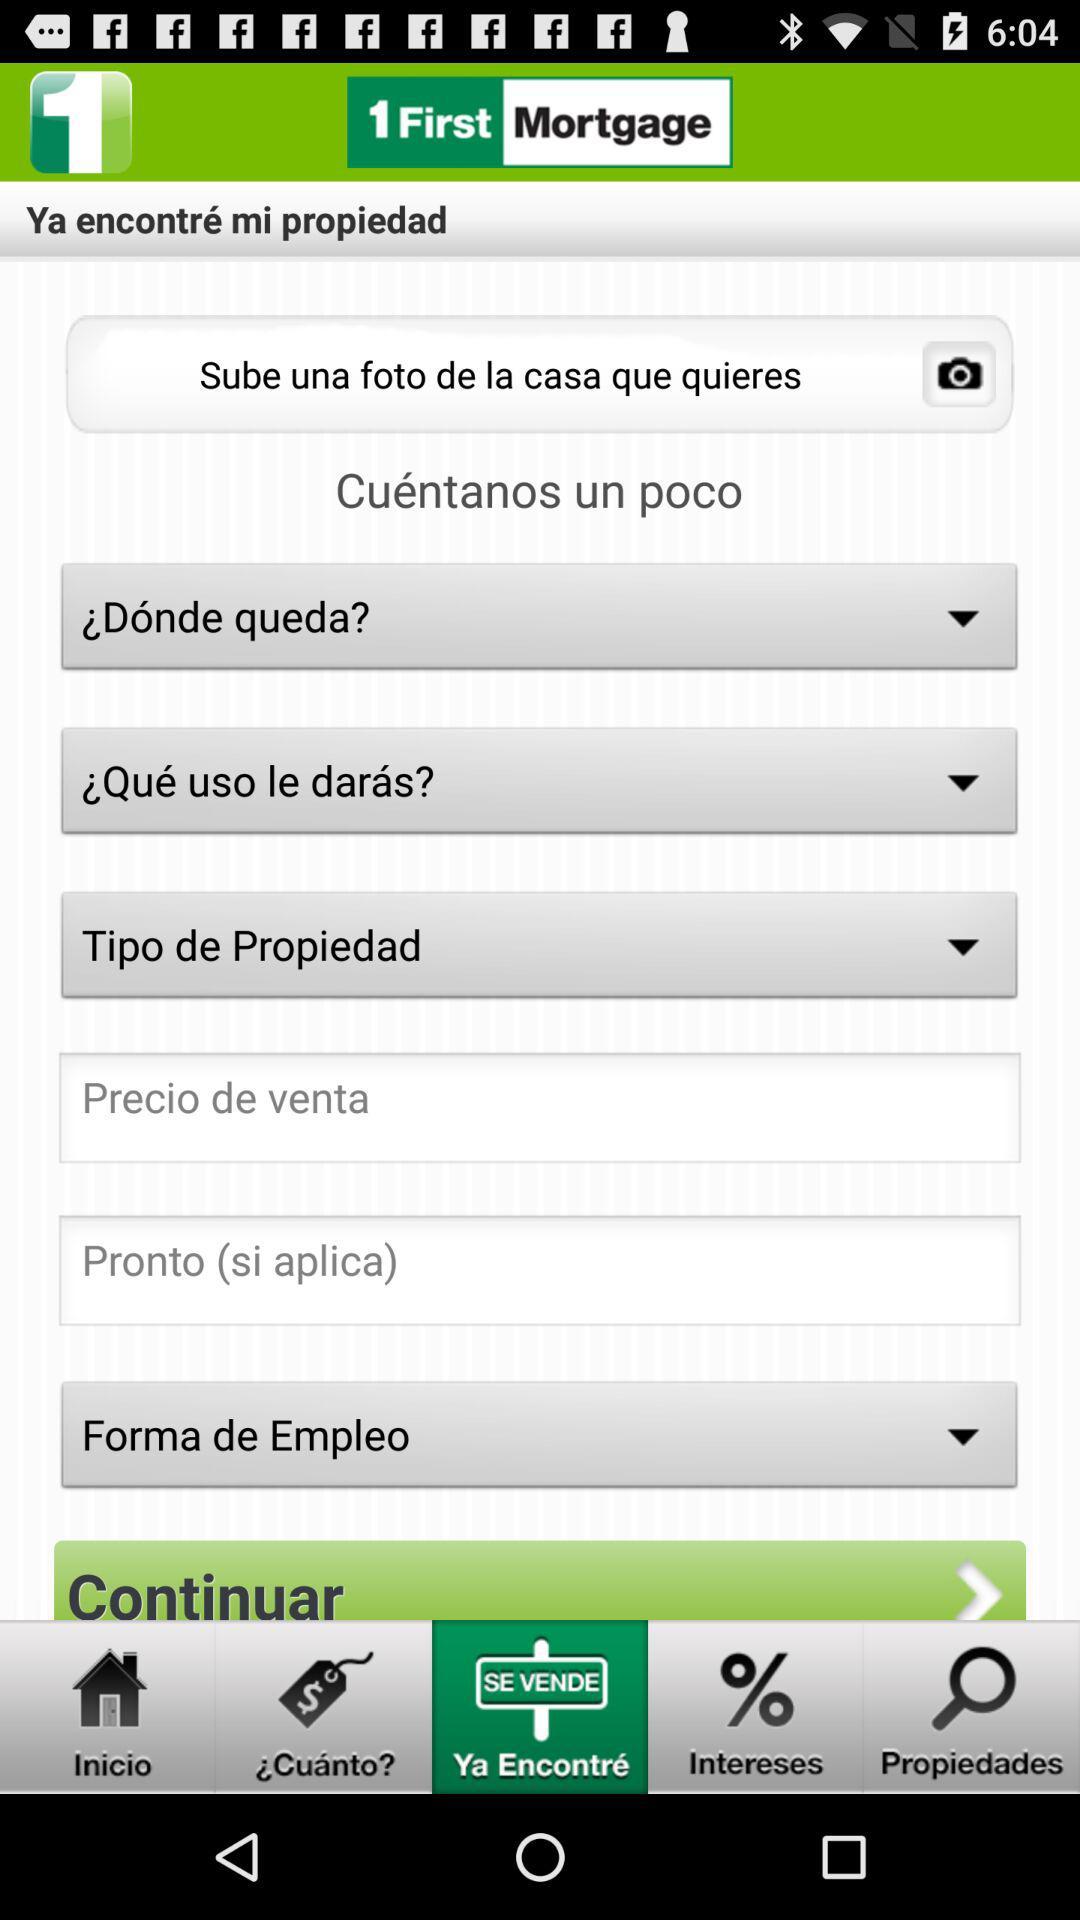 The height and width of the screenshot is (1920, 1080). Describe the element at coordinates (108, 1826) in the screenshot. I see `the home icon` at that location.